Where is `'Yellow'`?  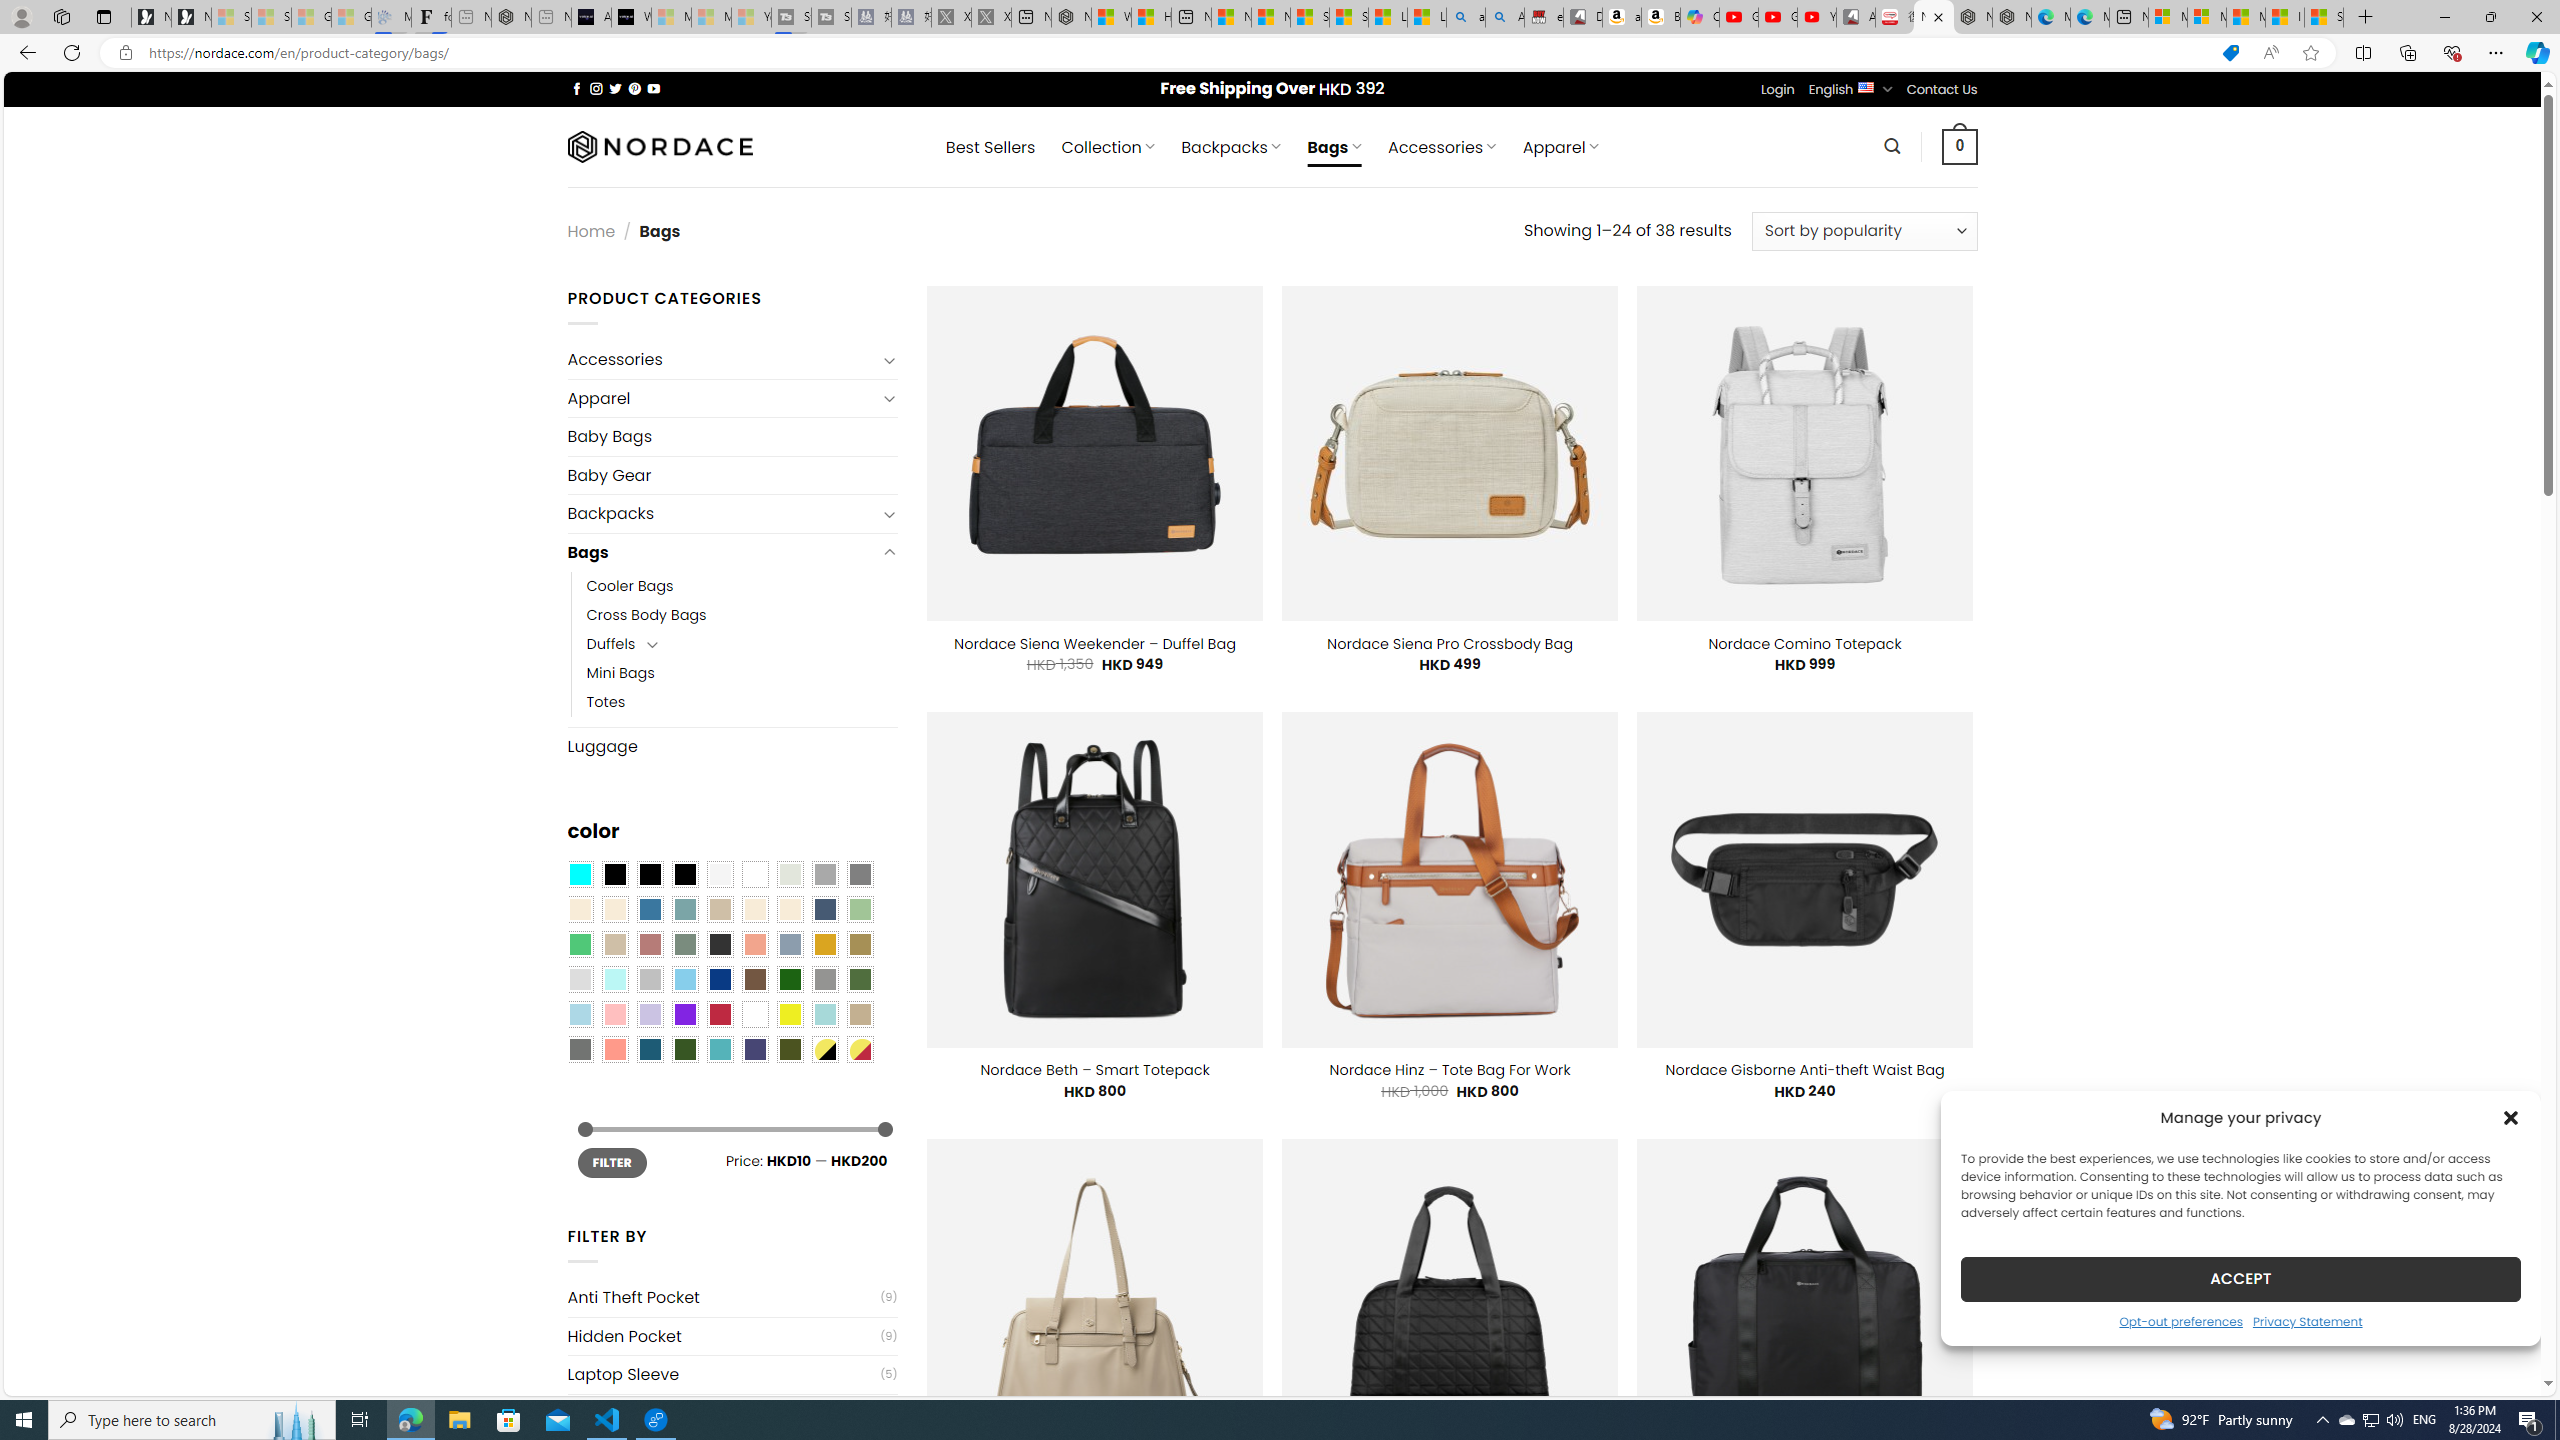
'Yellow' is located at coordinates (790, 1014).